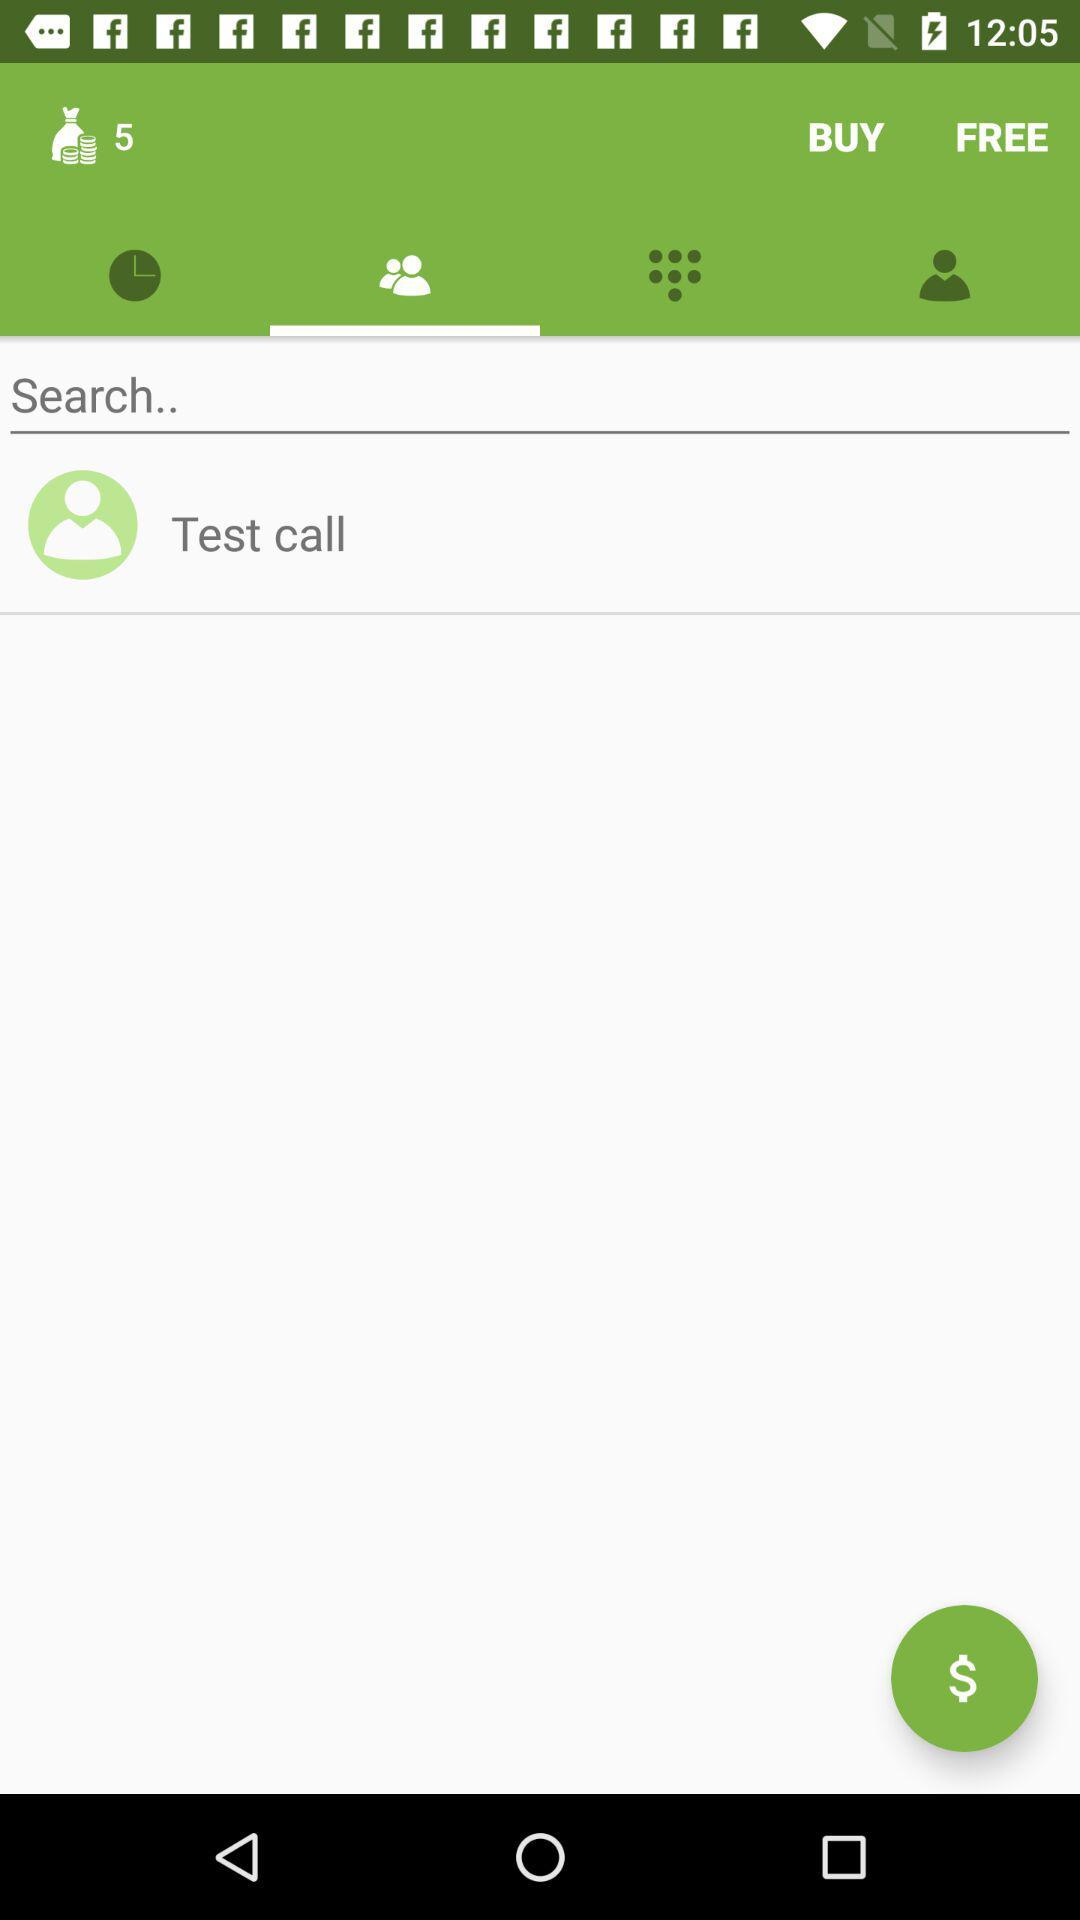 The height and width of the screenshot is (1920, 1080). I want to click on the button next to free, so click(845, 134).